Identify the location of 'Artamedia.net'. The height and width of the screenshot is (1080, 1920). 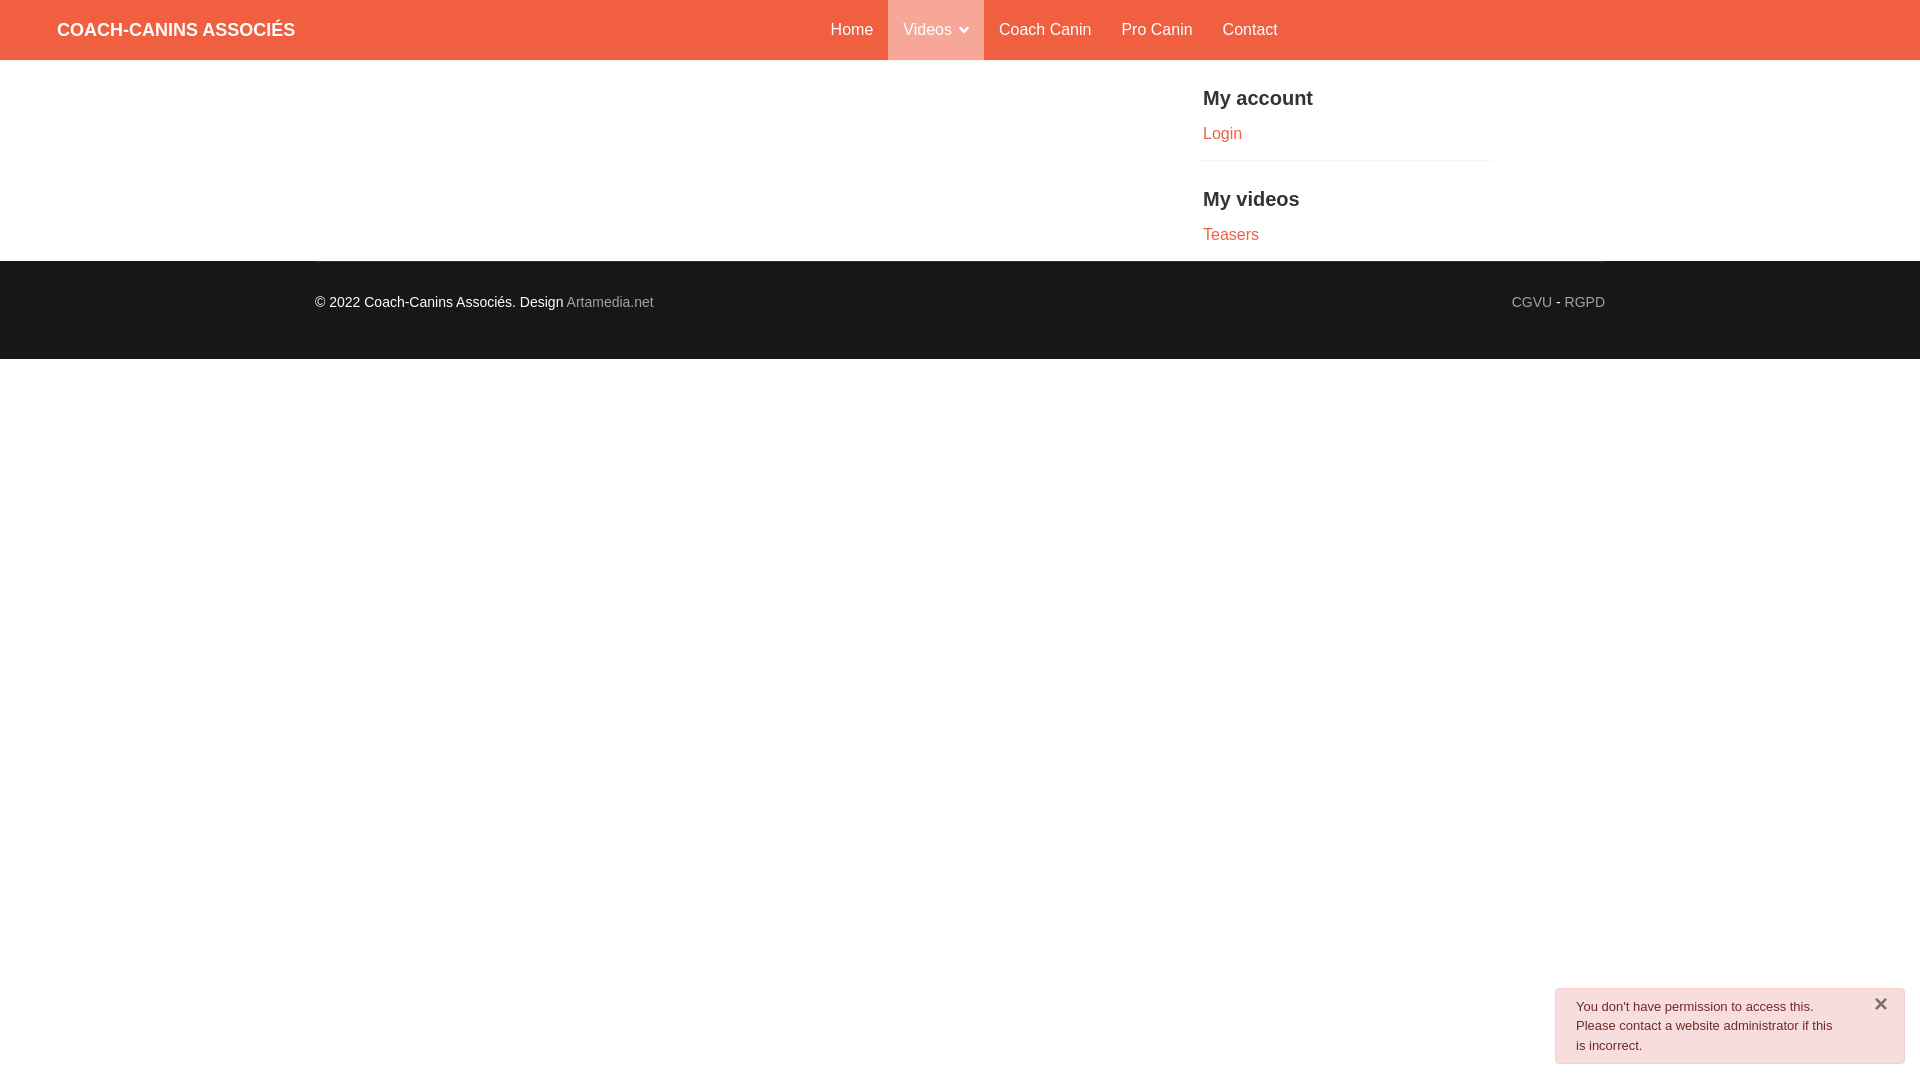
(609, 301).